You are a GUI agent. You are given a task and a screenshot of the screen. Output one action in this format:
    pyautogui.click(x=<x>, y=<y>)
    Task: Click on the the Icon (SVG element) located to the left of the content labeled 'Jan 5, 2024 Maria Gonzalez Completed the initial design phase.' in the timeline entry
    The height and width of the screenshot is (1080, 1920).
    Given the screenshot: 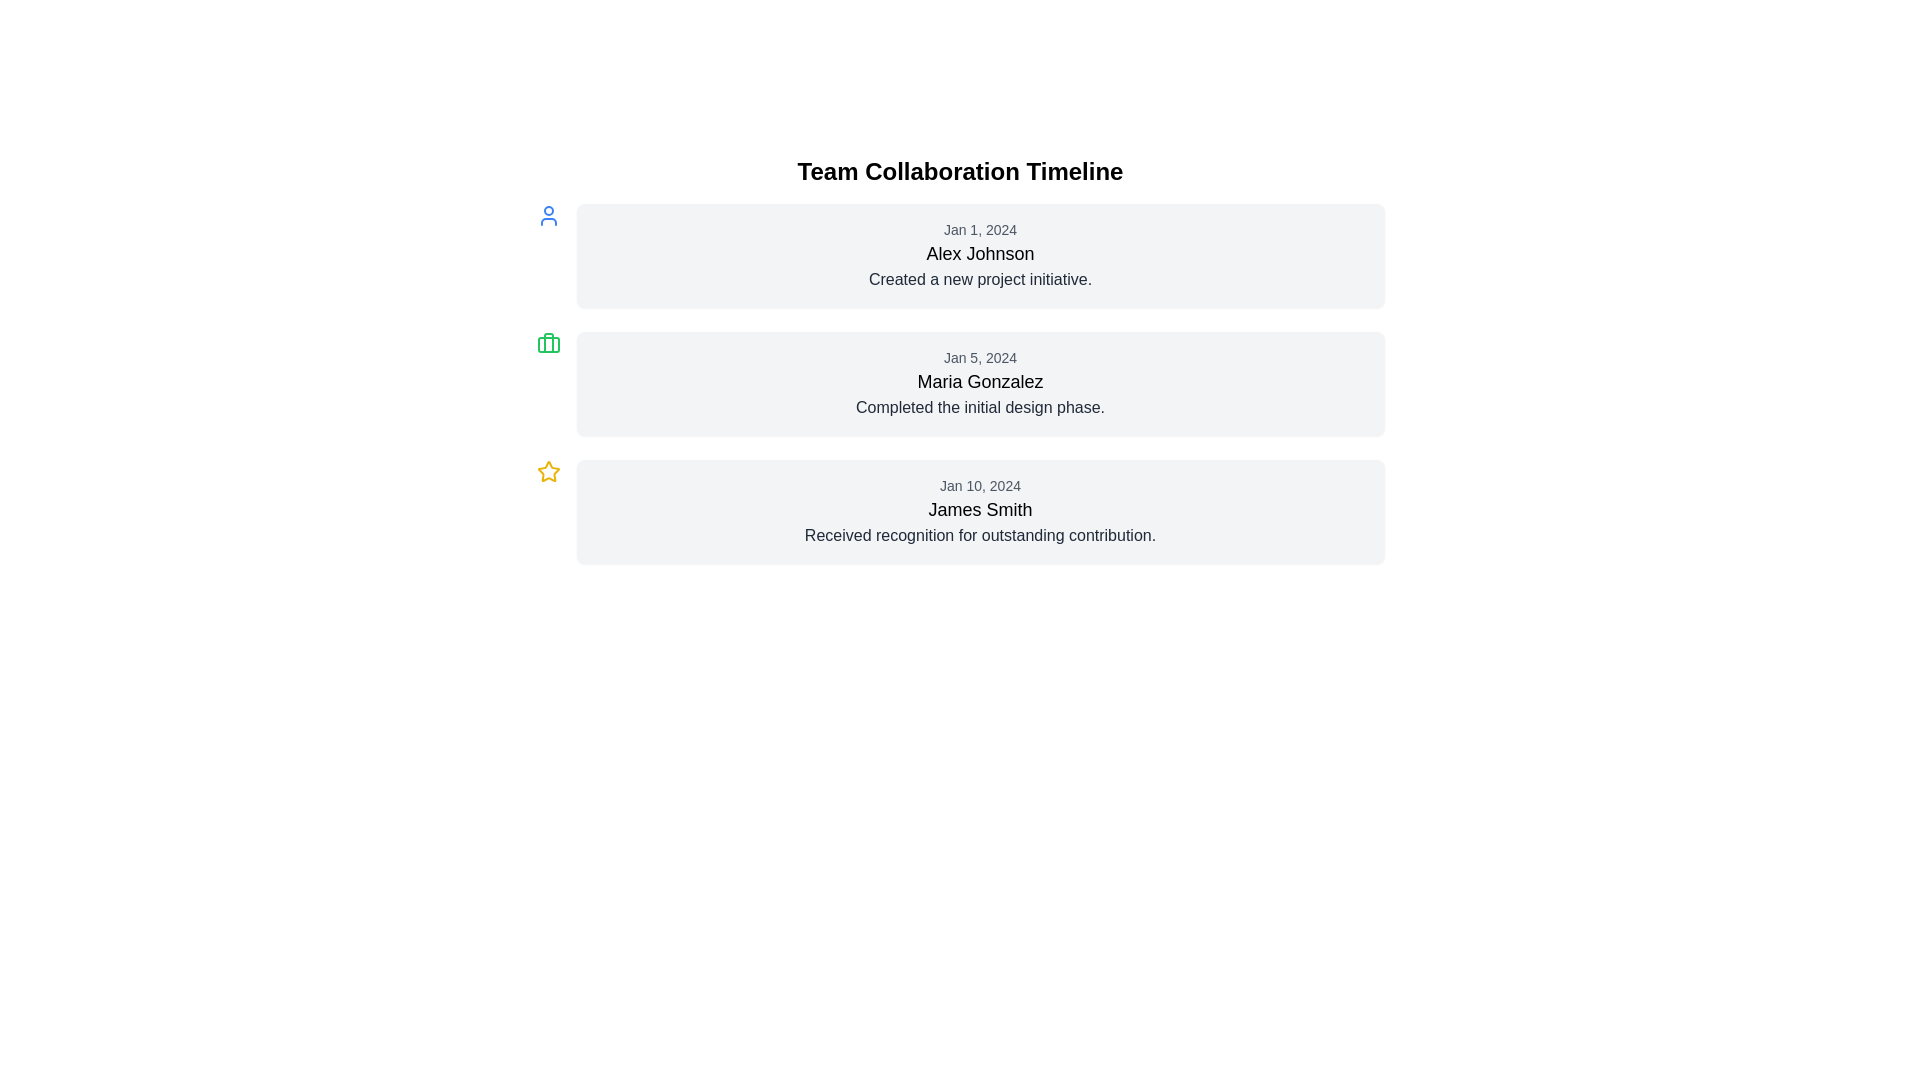 What is the action you would take?
    pyautogui.click(x=548, y=342)
    